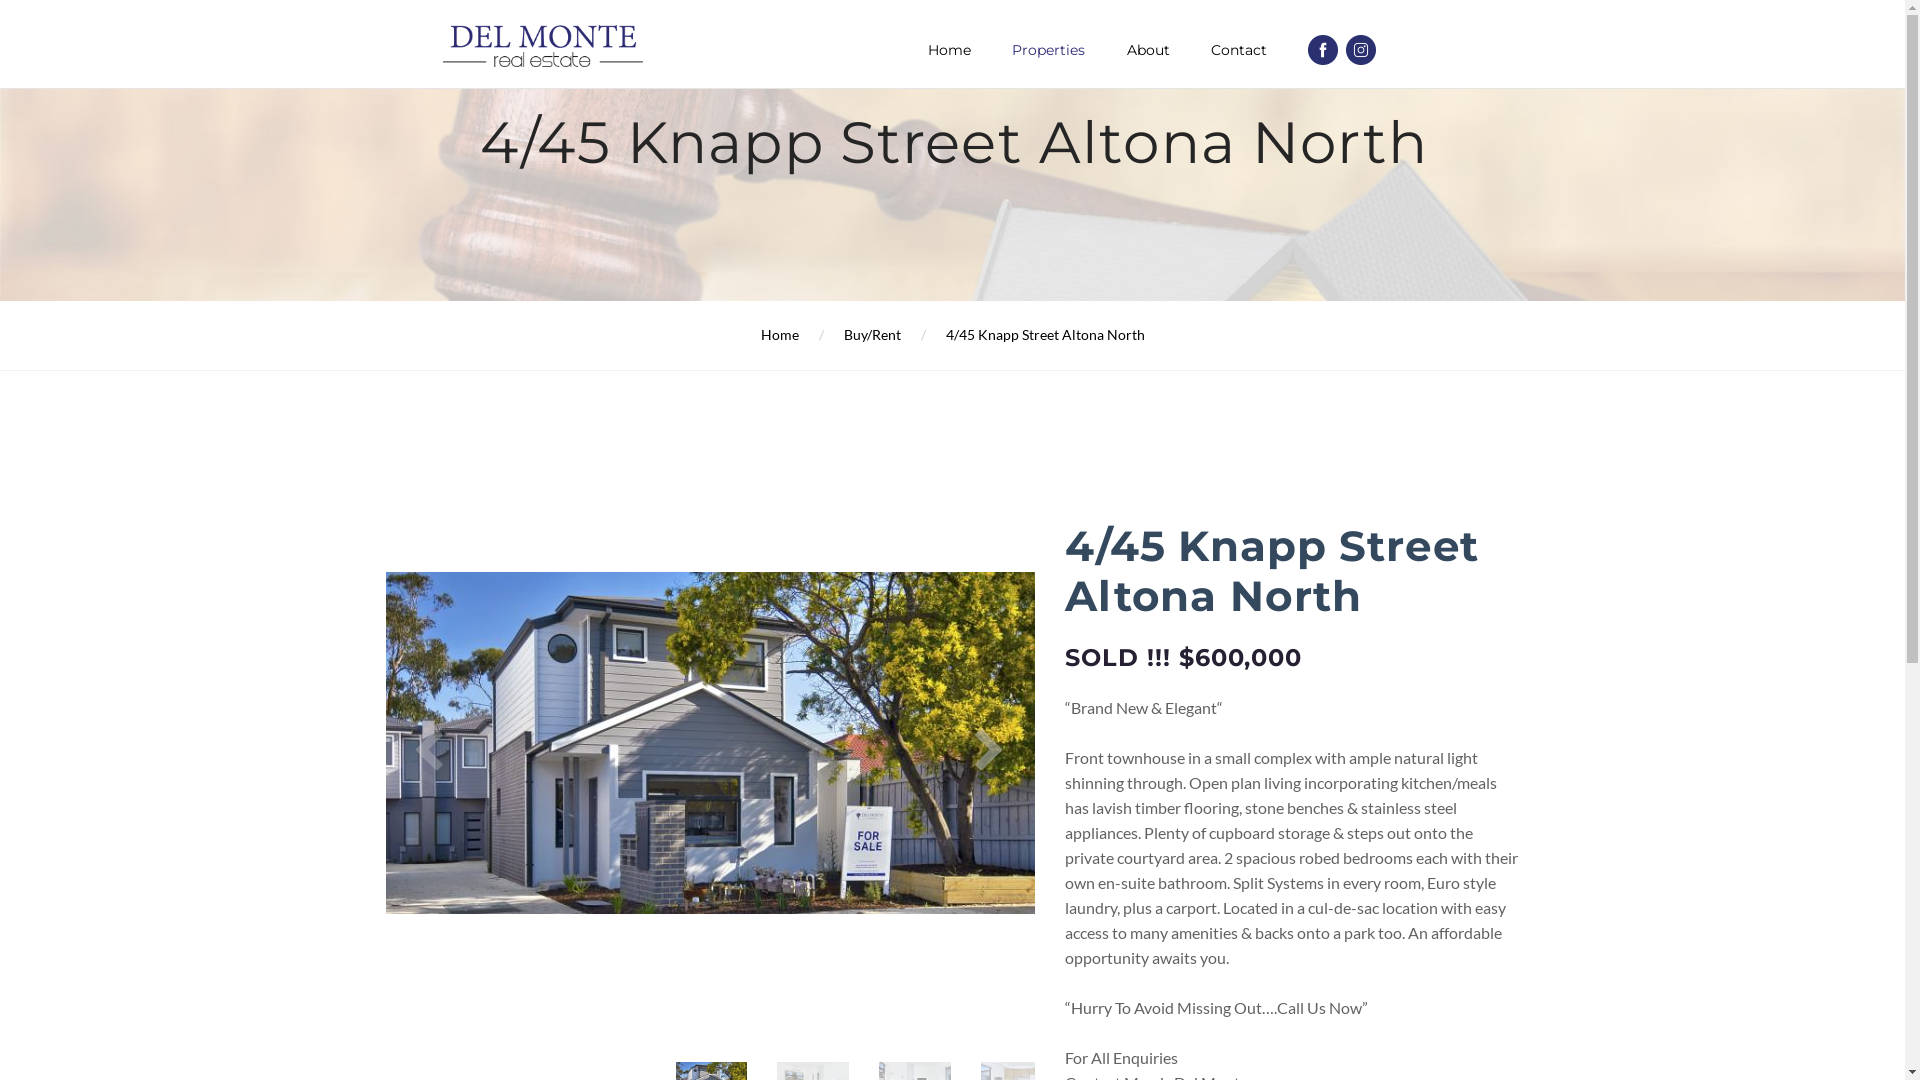  What do you see at coordinates (1147, 49) in the screenshot?
I see `'About'` at bounding box center [1147, 49].